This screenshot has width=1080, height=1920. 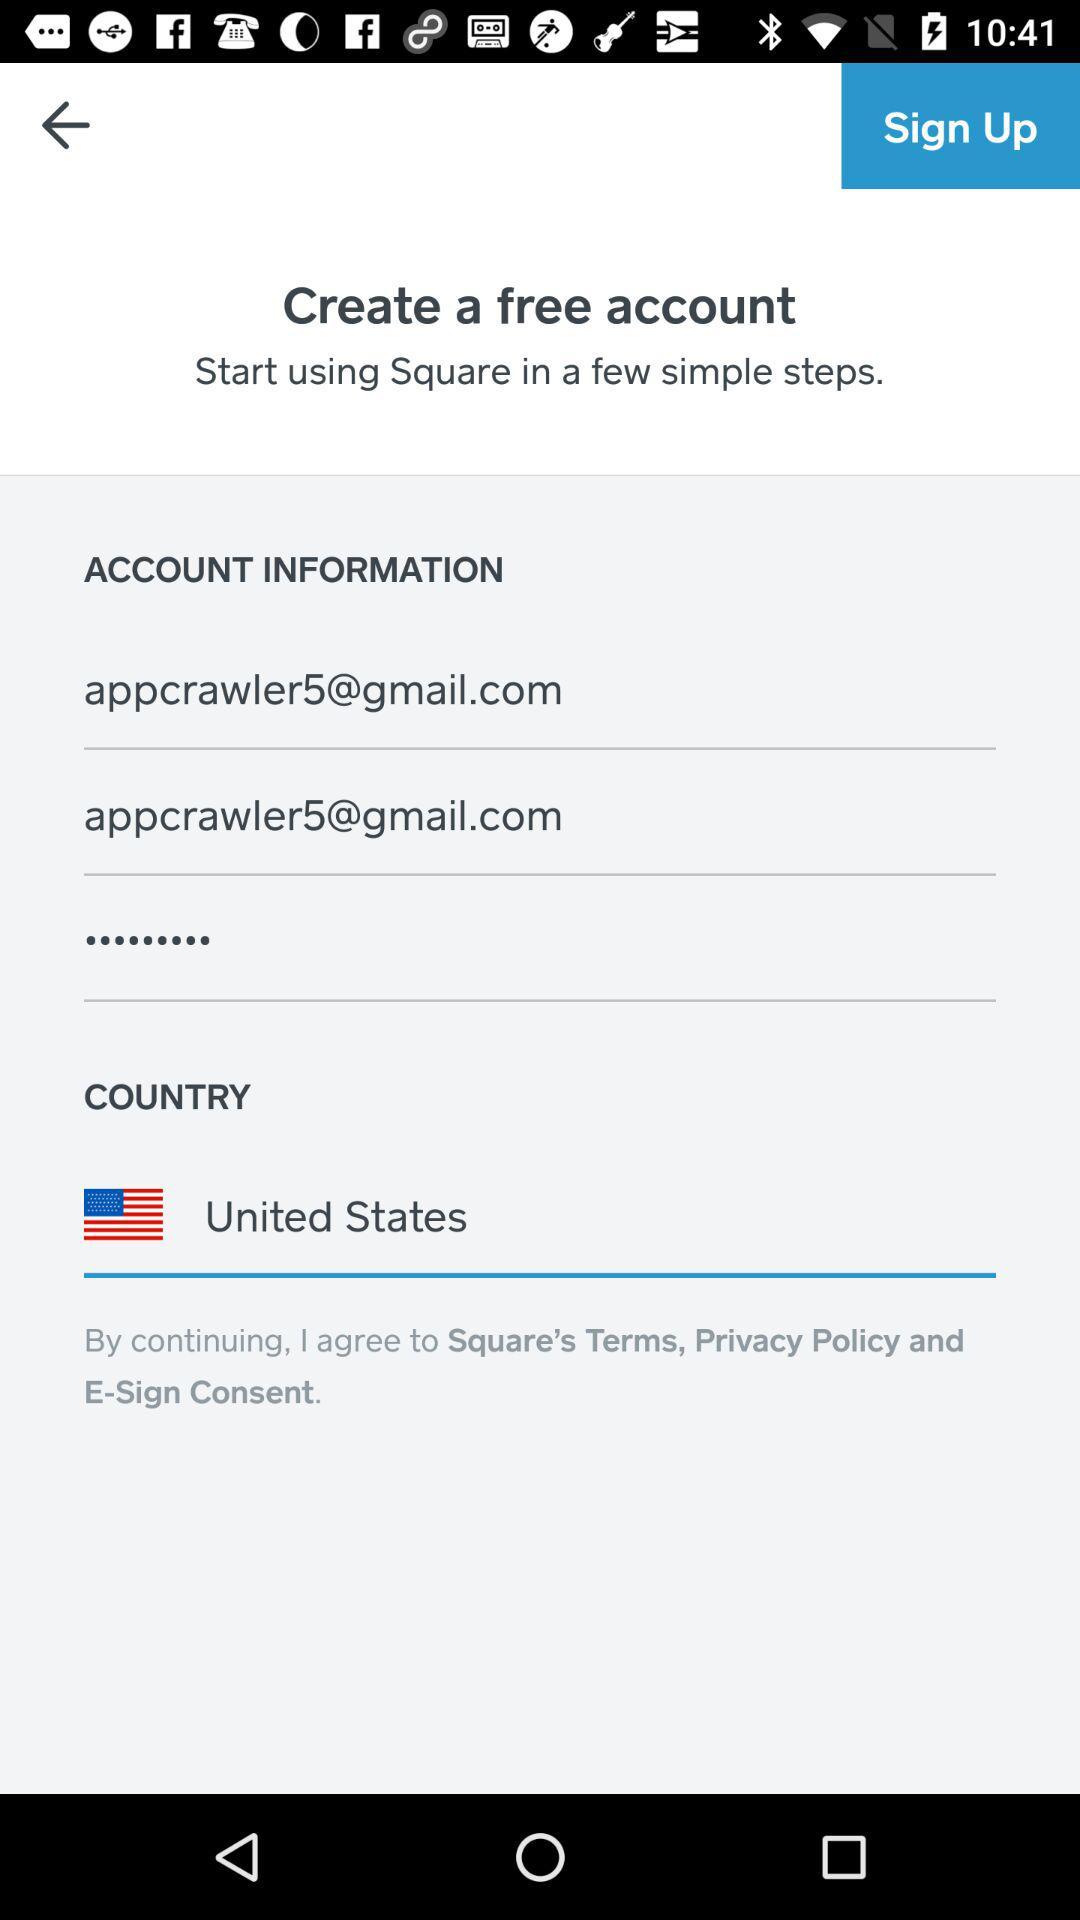 What do you see at coordinates (560, 939) in the screenshot?
I see `the field above country` at bounding box center [560, 939].